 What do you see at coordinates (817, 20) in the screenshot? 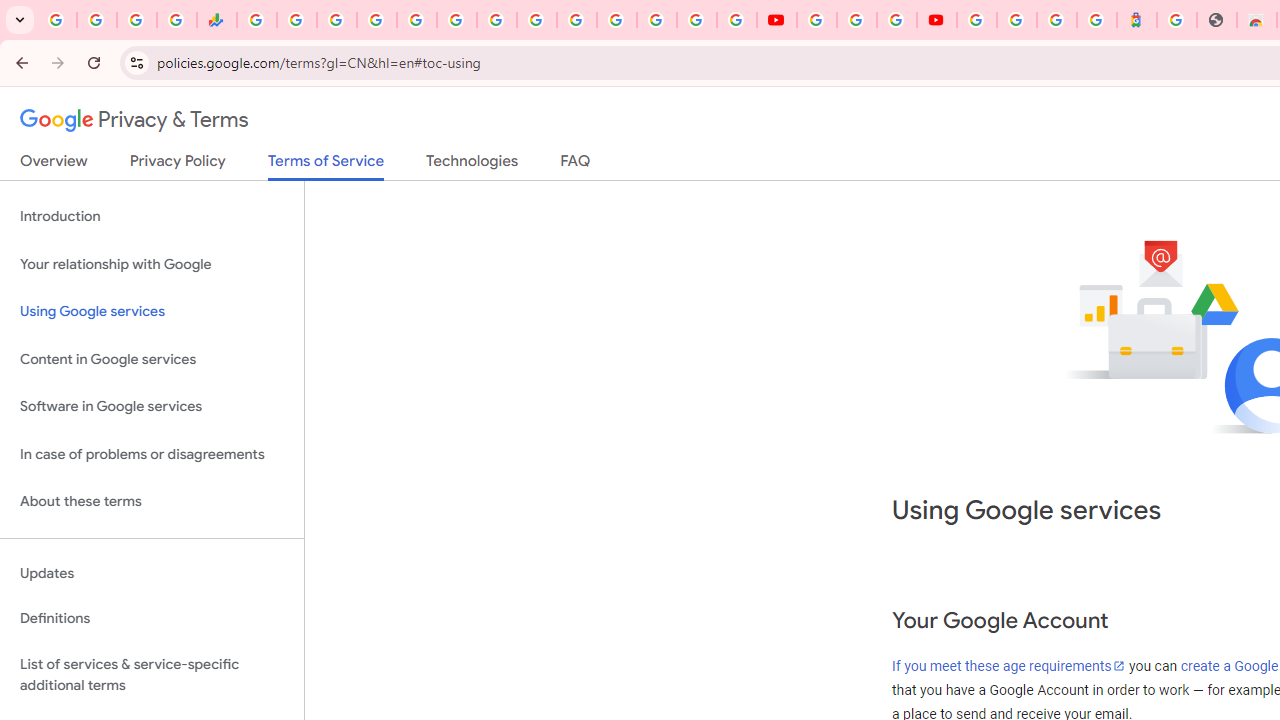
I see `'YouTube'` at bounding box center [817, 20].